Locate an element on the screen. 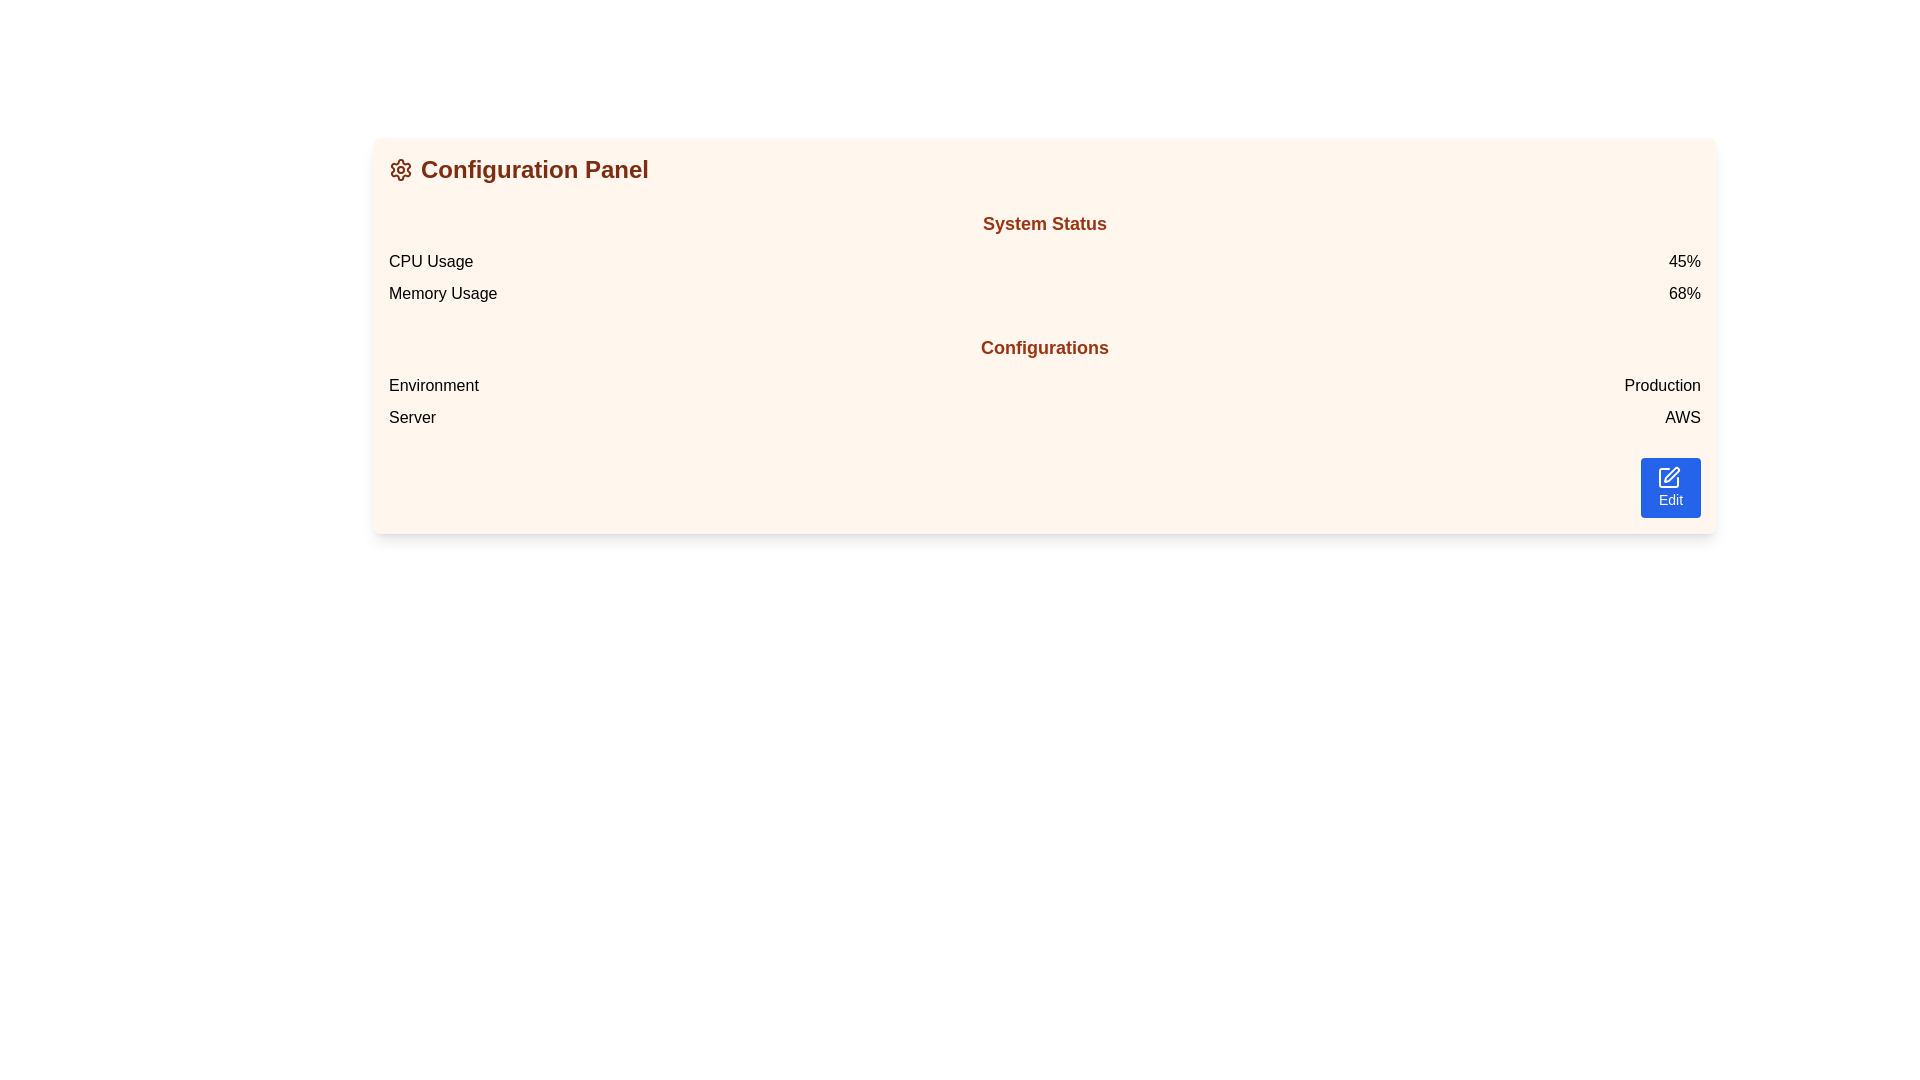 This screenshot has height=1080, width=1920. the blue square icon with a pen graphic located within the 'Edit' button at the bottom-right corner of the card under the 'Configuration Panel' is located at coordinates (1669, 478).